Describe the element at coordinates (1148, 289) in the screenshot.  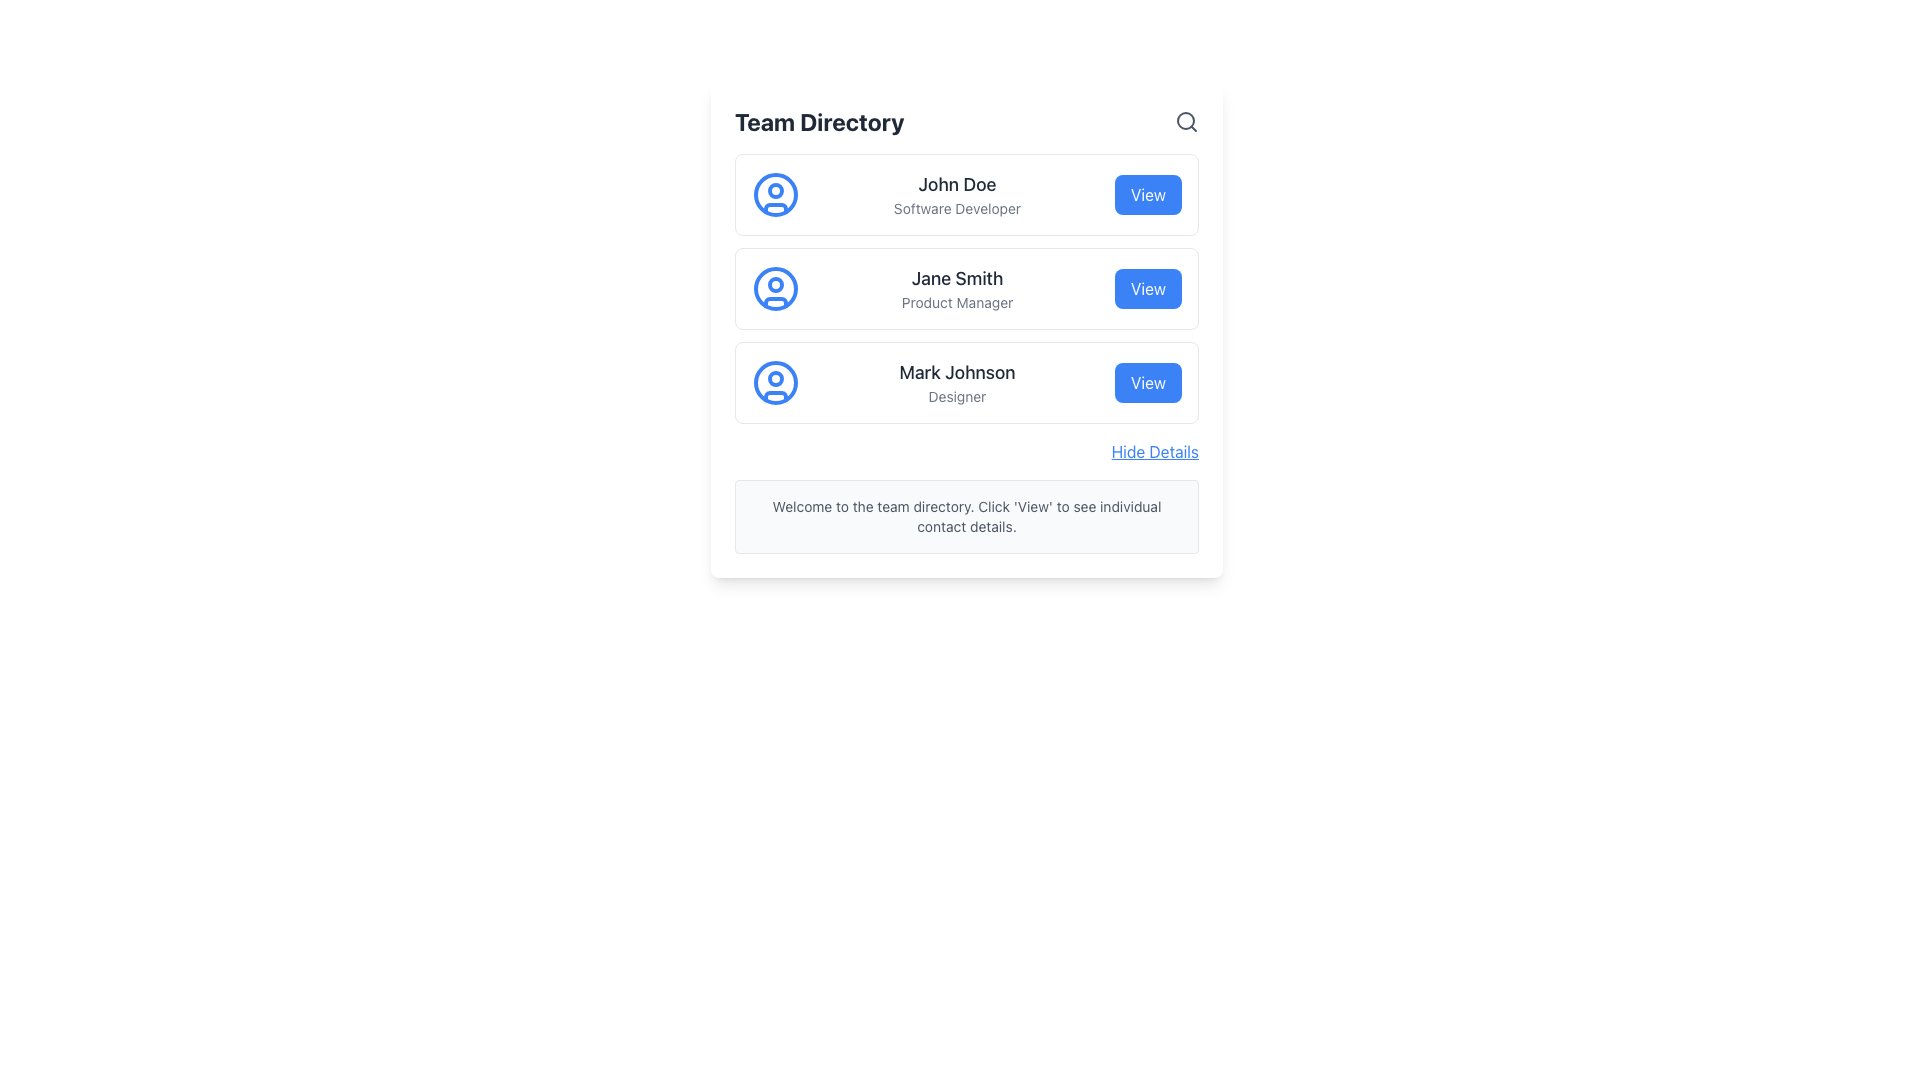
I see `the button located in the second row of the 'Team Directory' list, positioned to the far-right of 'Jane Smith' and 'Product Manager'` at that location.